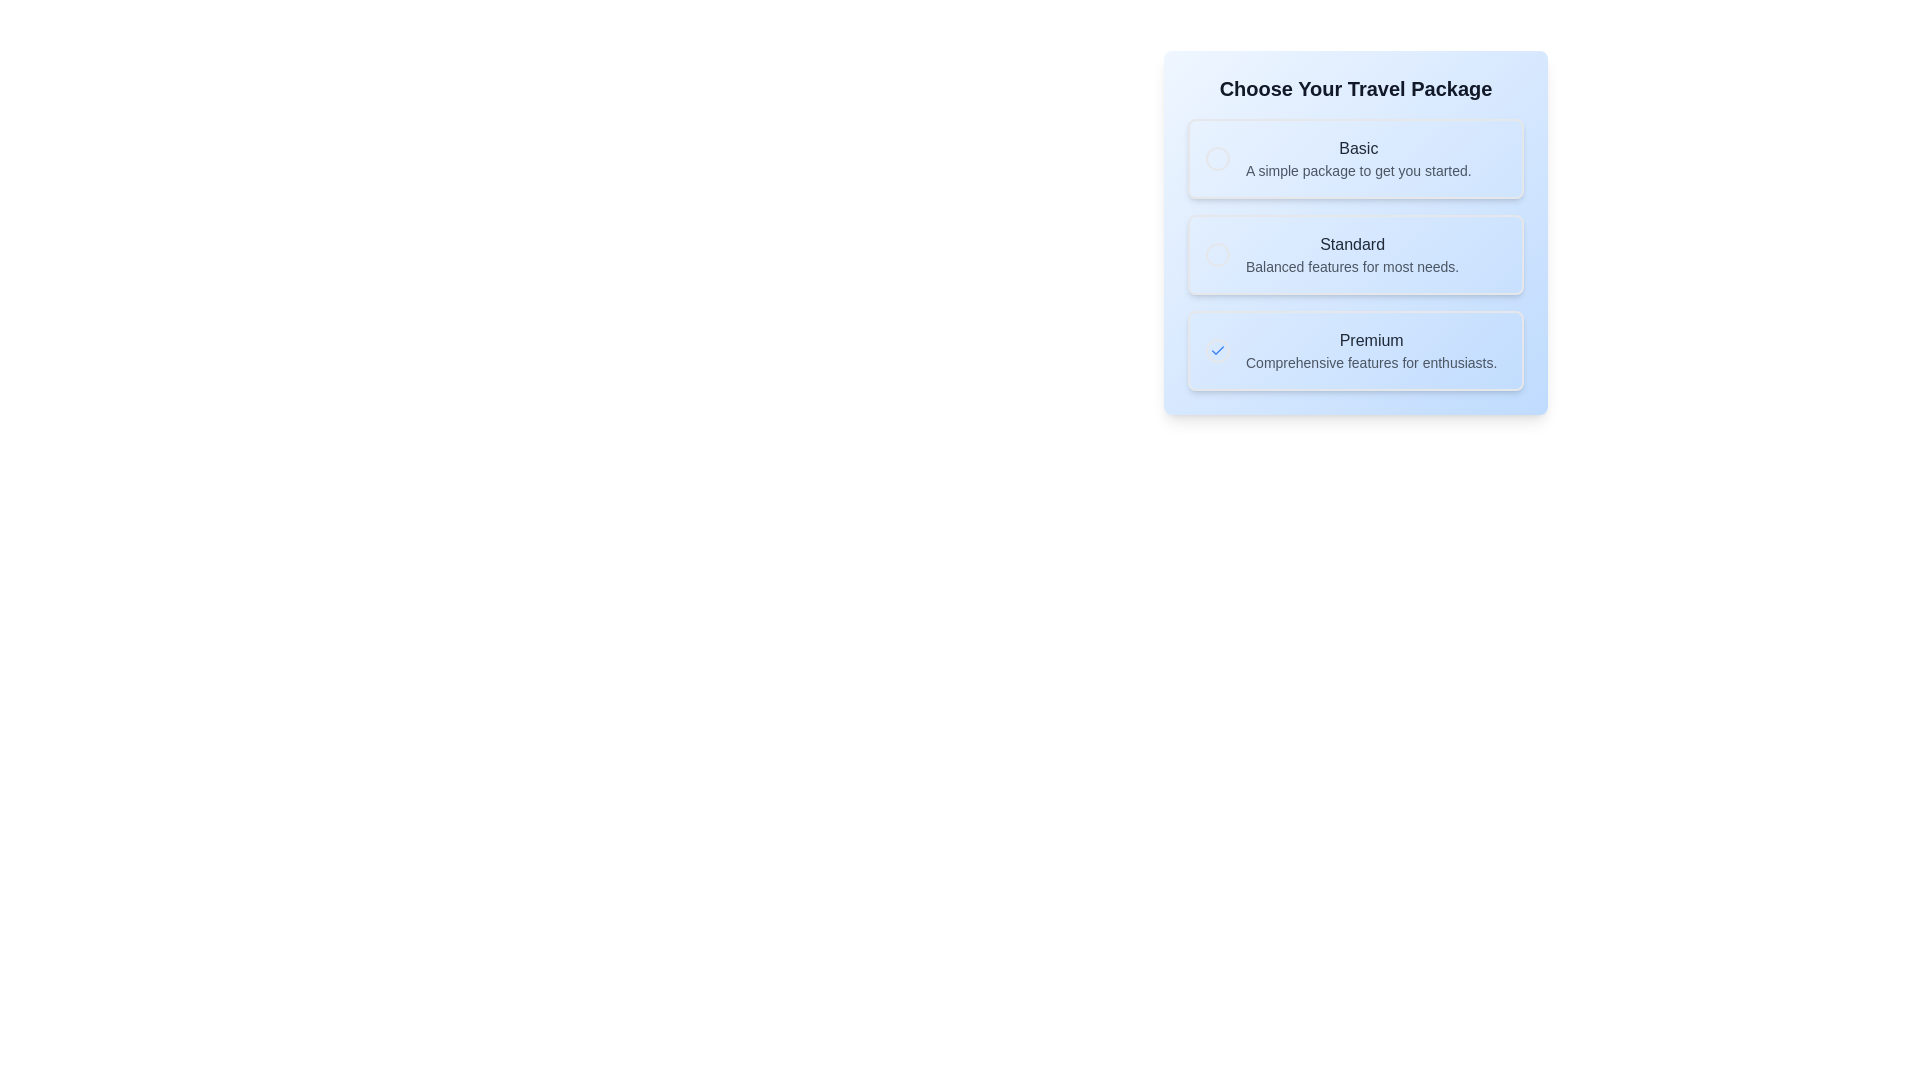 This screenshot has height=1080, width=1920. Describe the element at coordinates (1356, 157) in the screenshot. I see `the radio button for the 'Basic' travel package, which is the first selectable option under 'Choose Your Travel Package'` at that location.